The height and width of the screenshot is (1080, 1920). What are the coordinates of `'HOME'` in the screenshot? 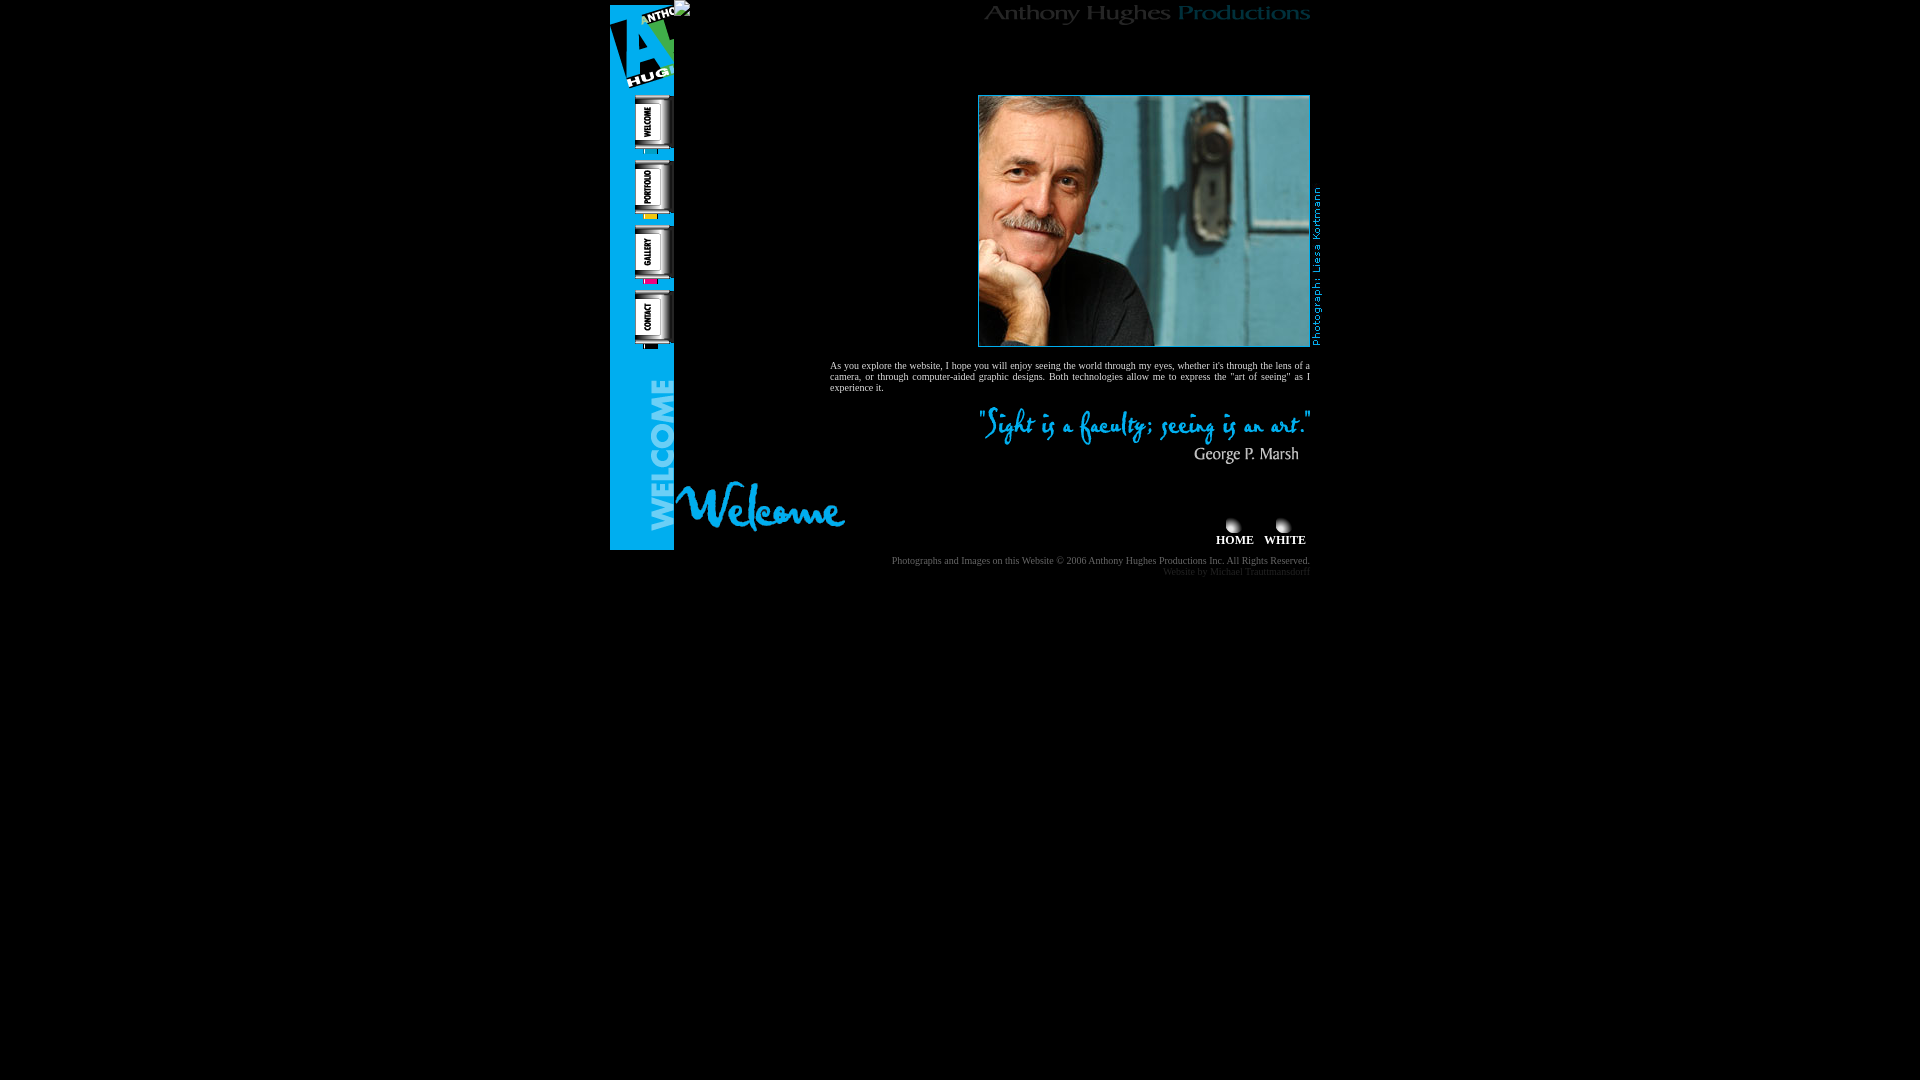 It's located at (1233, 533).